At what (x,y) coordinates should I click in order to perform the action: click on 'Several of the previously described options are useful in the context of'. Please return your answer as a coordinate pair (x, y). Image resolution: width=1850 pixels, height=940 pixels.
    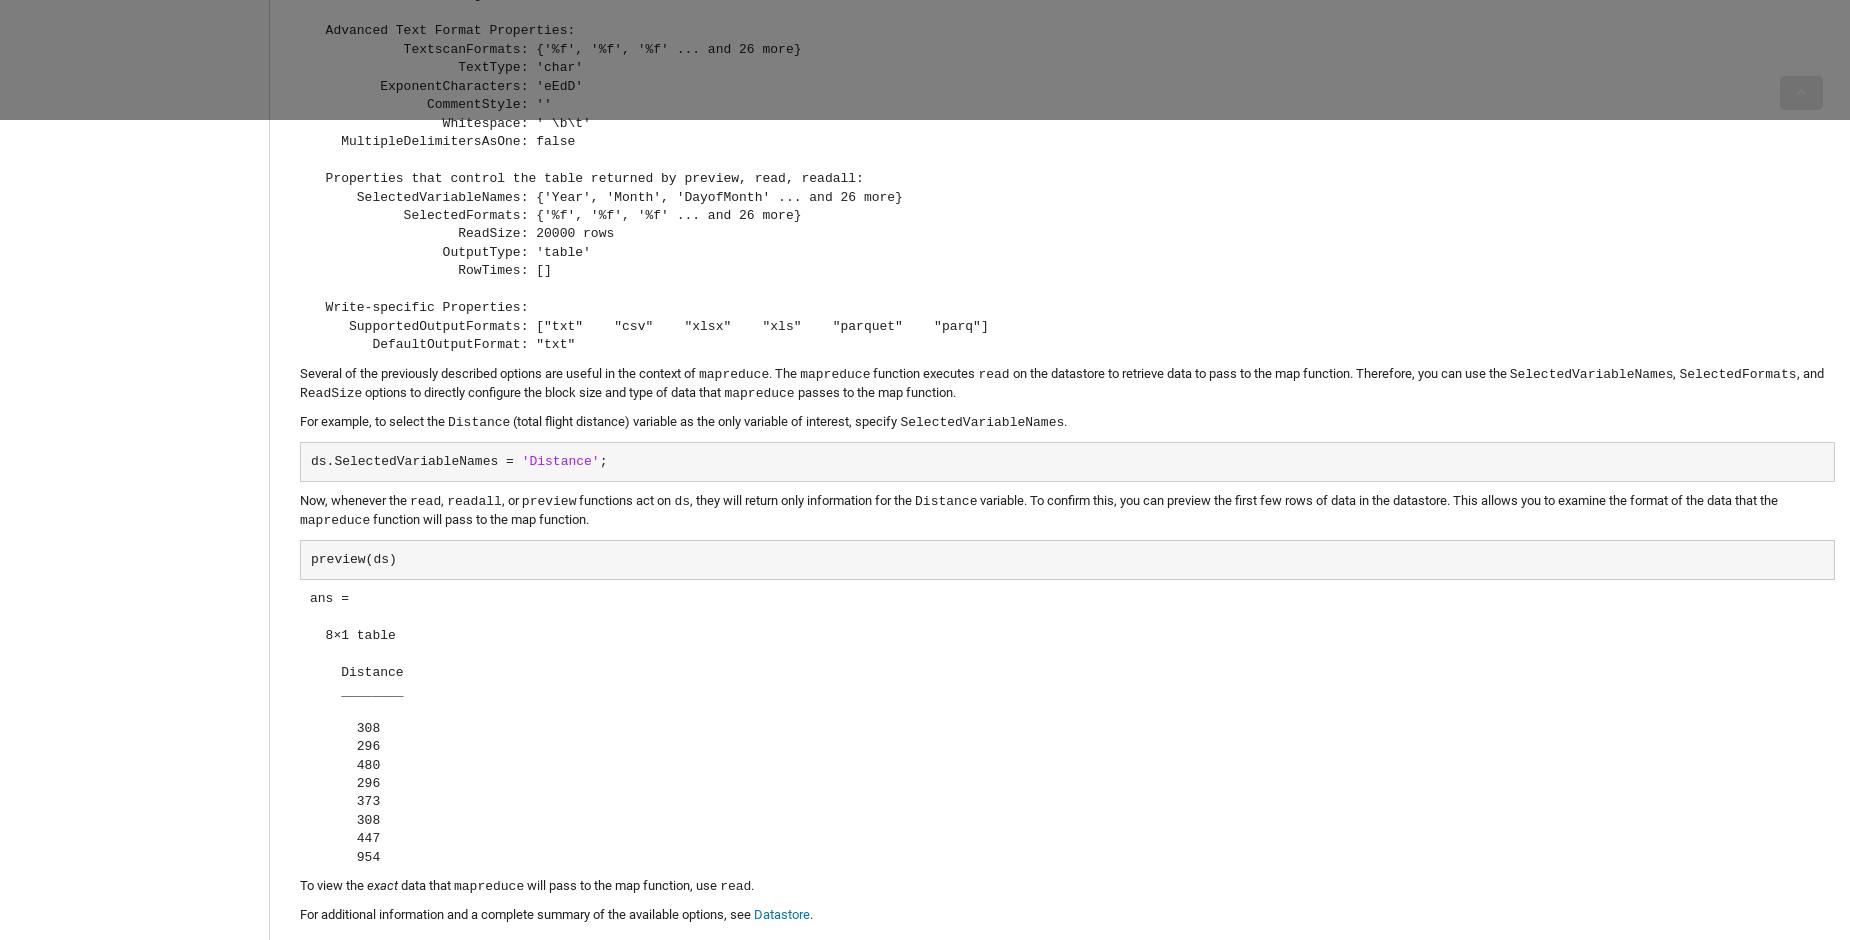
    Looking at the image, I should click on (499, 371).